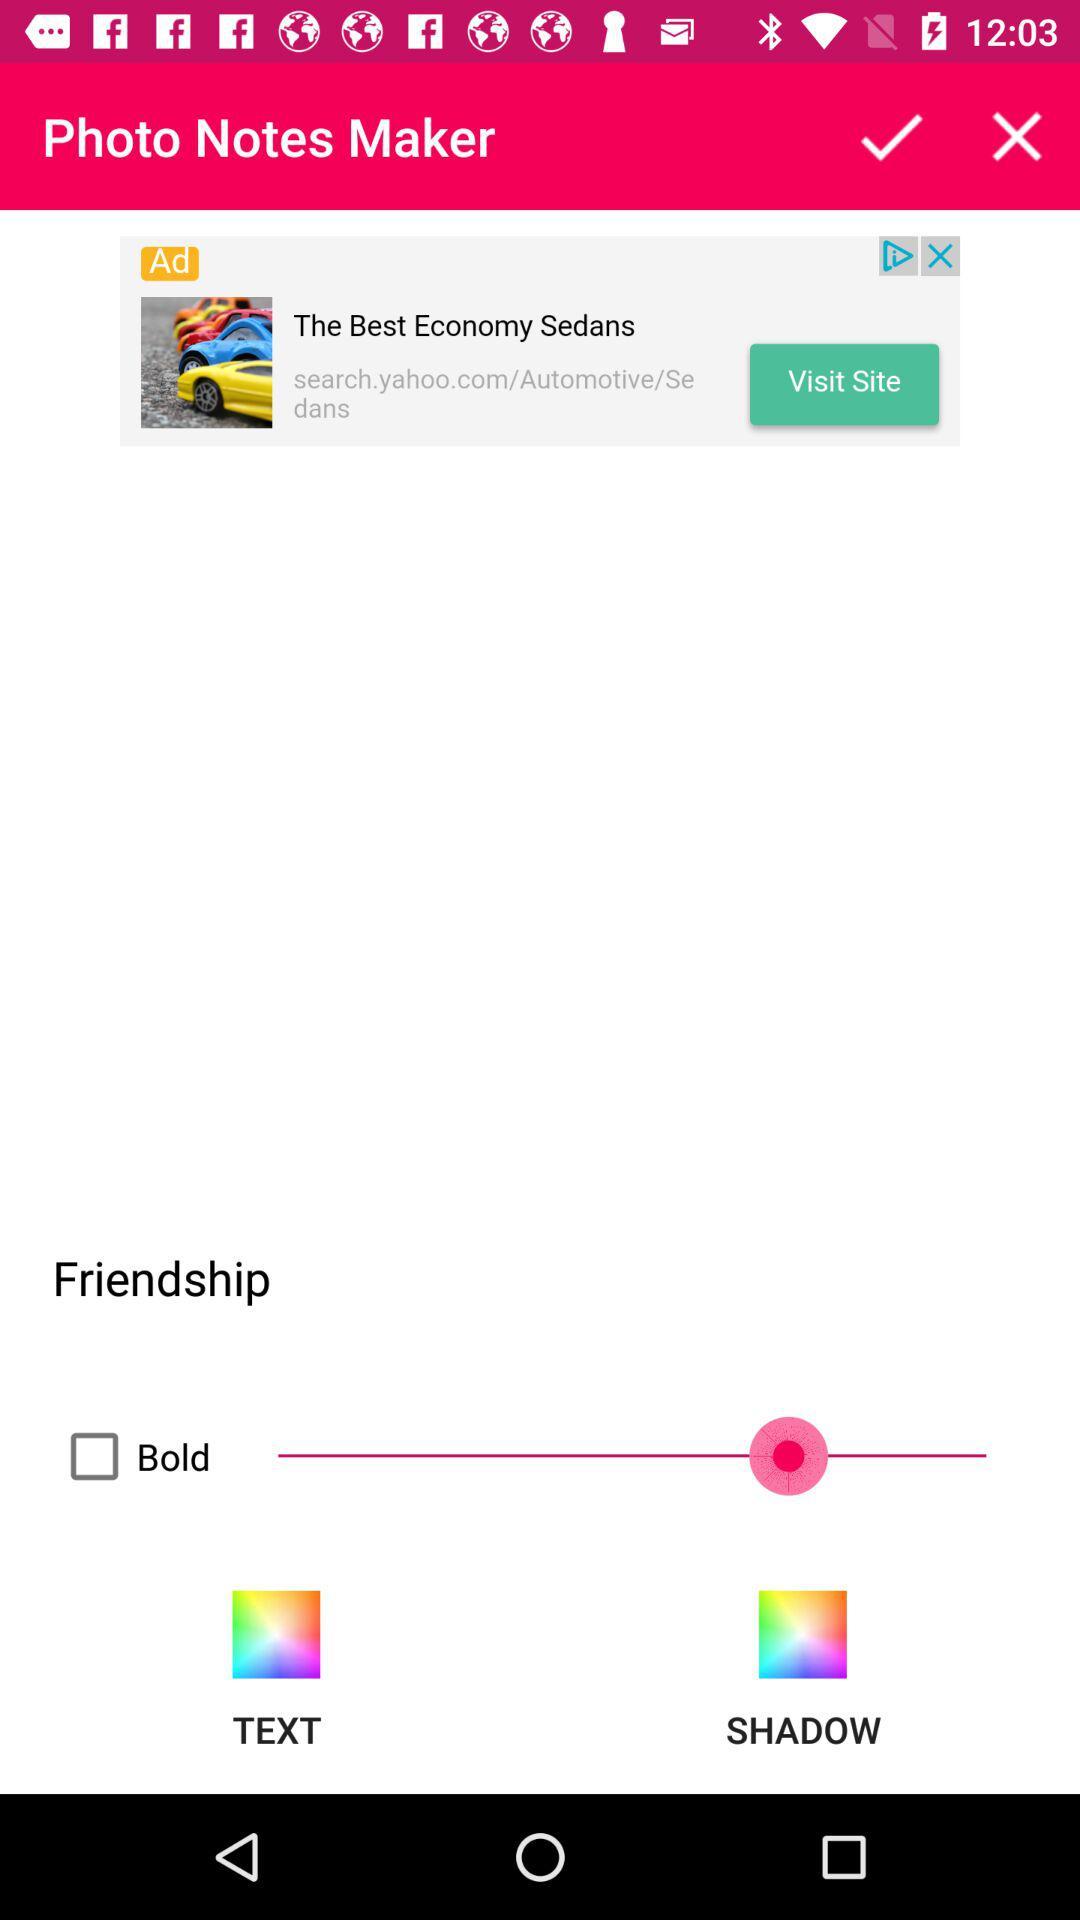 The height and width of the screenshot is (1920, 1080). Describe the element at coordinates (890, 135) in the screenshot. I see `the app` at that location.